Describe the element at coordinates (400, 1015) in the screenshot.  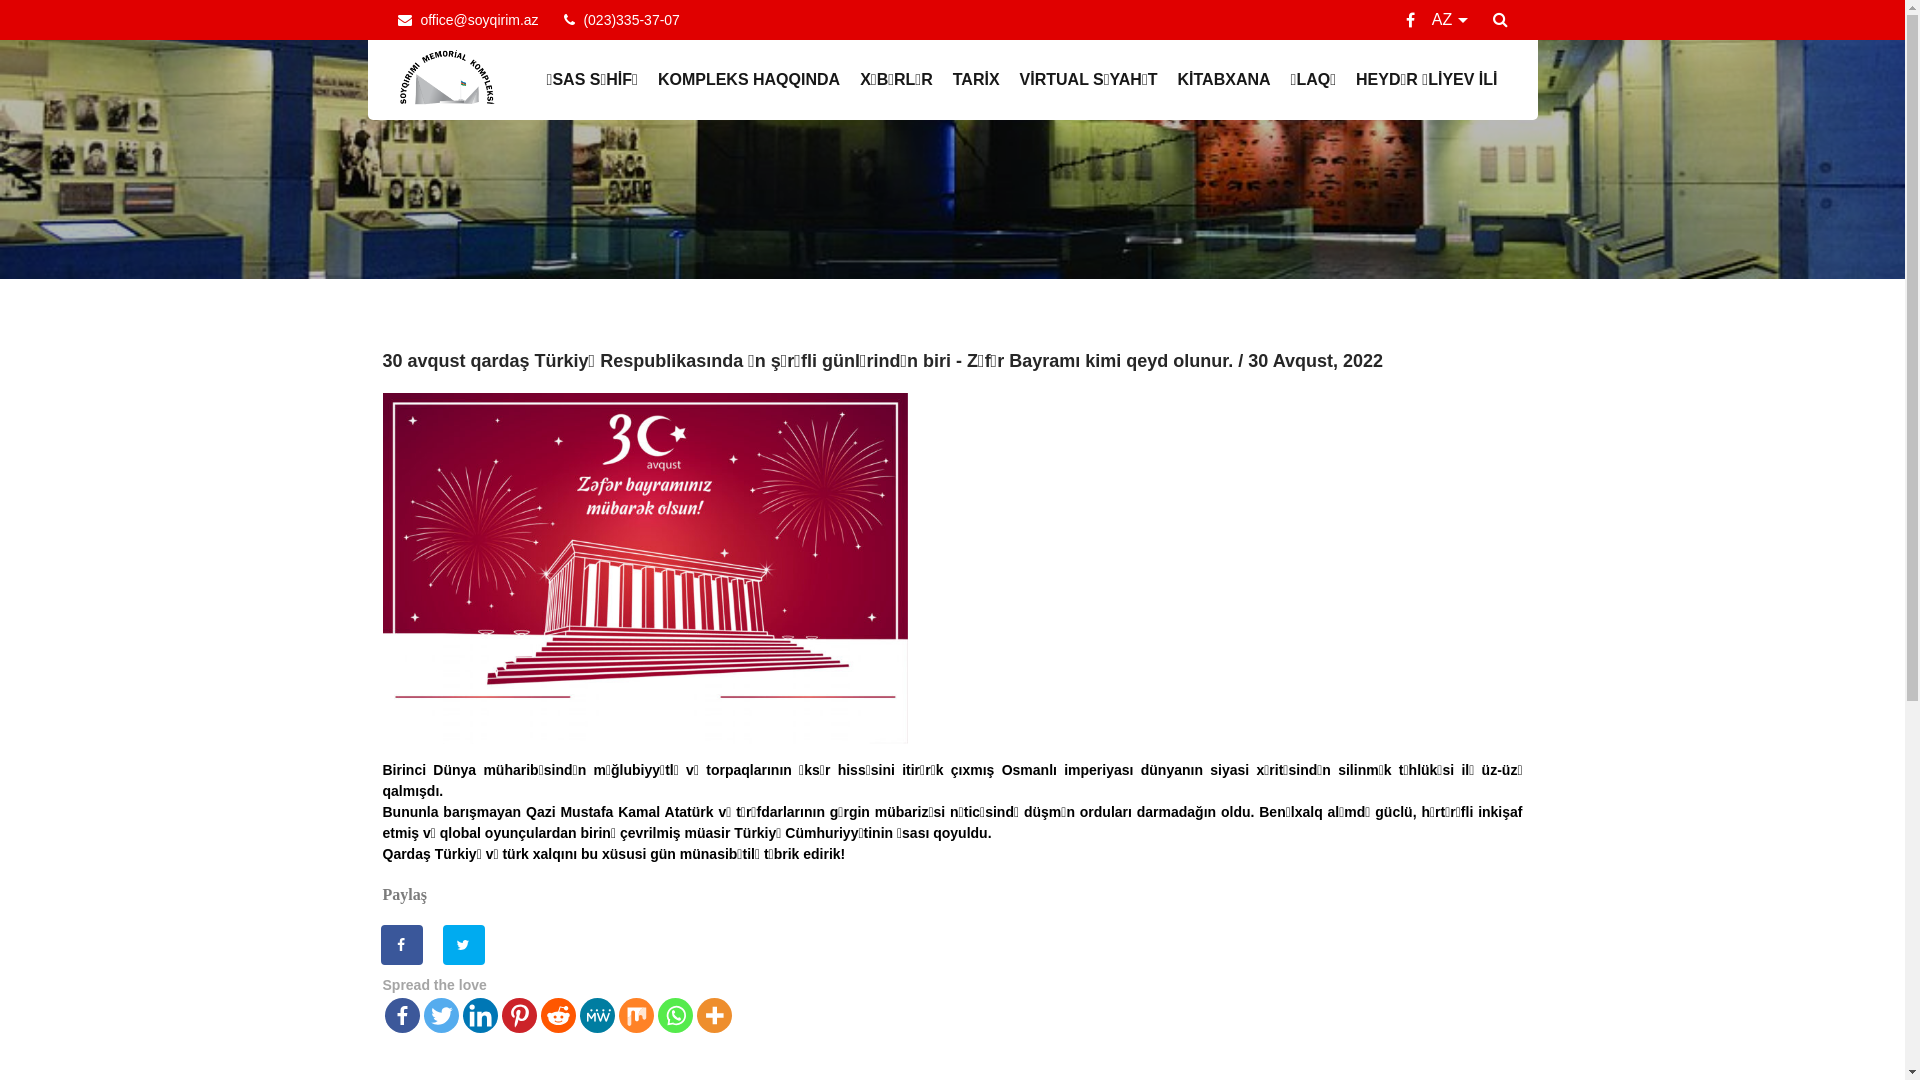
I see `'Facebook'` at that location.